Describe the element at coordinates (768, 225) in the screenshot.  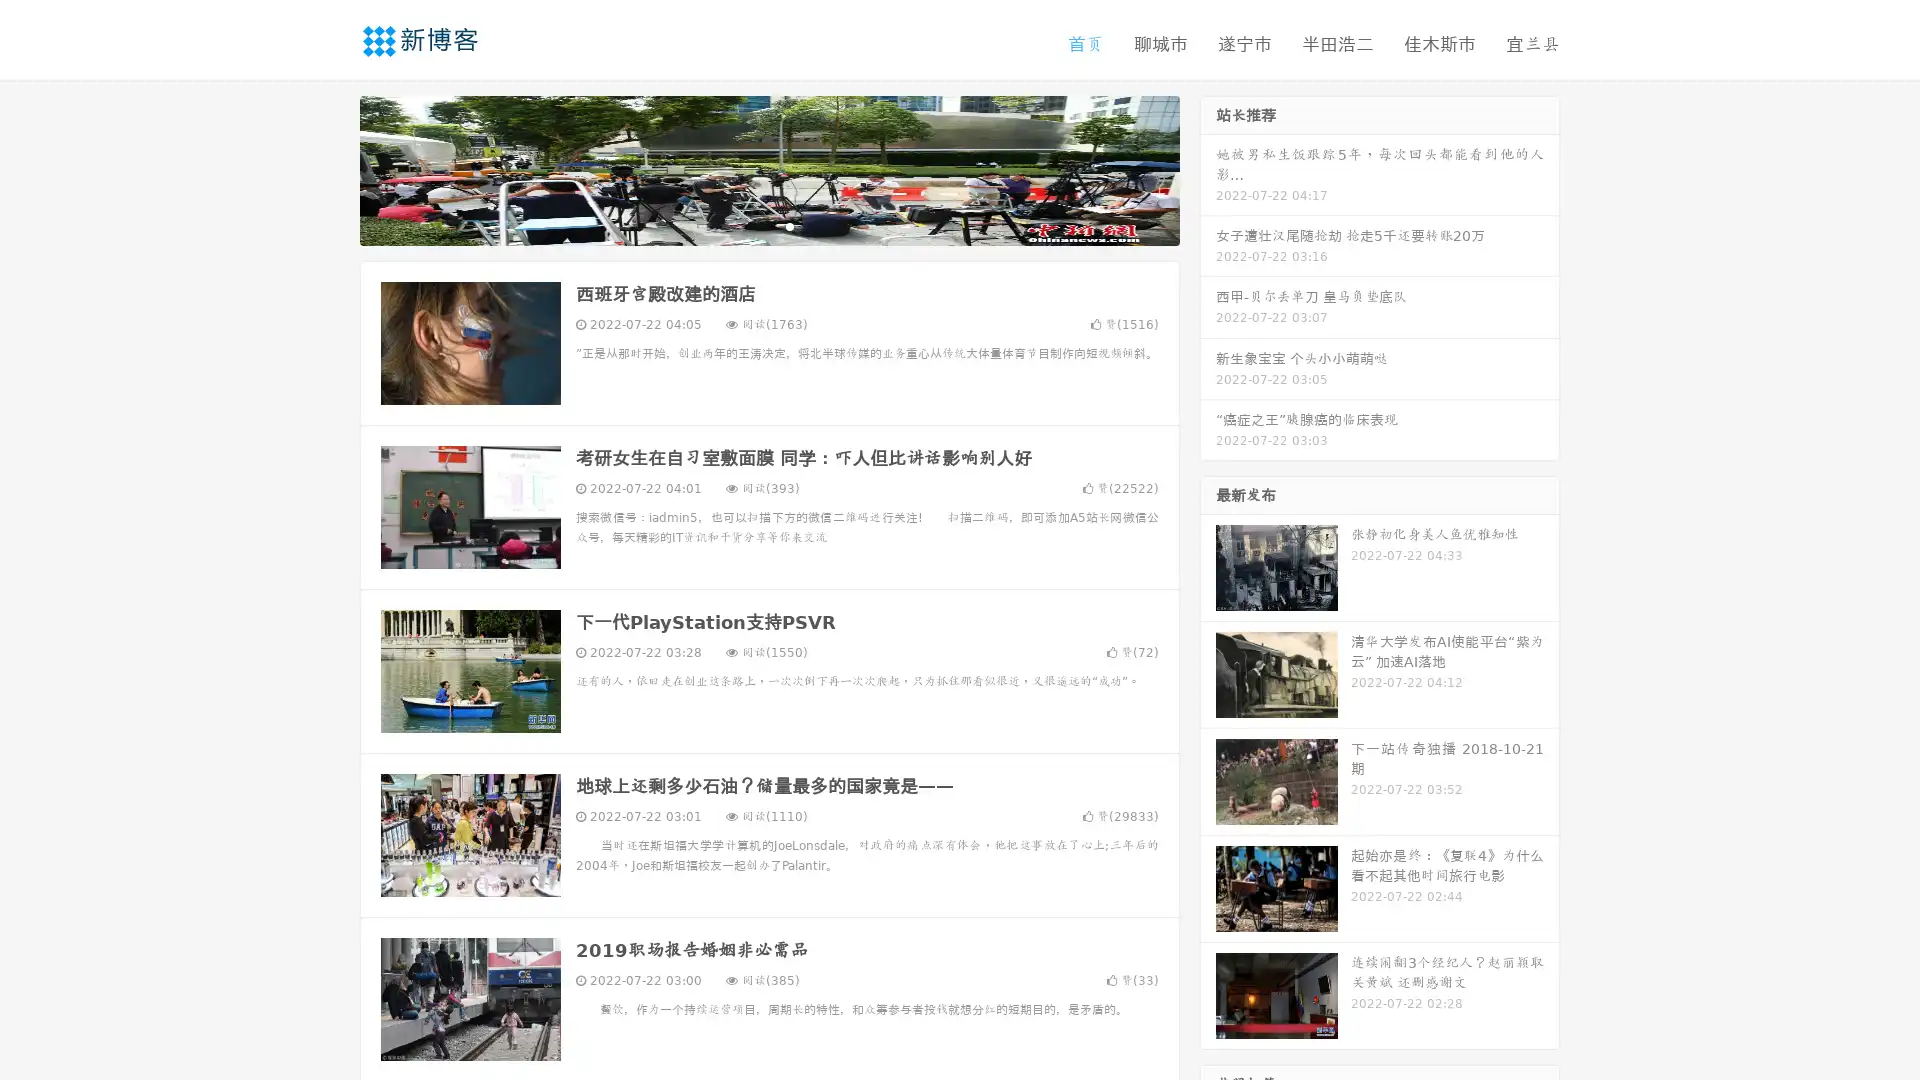
I see `Go to slide 2` at that location.